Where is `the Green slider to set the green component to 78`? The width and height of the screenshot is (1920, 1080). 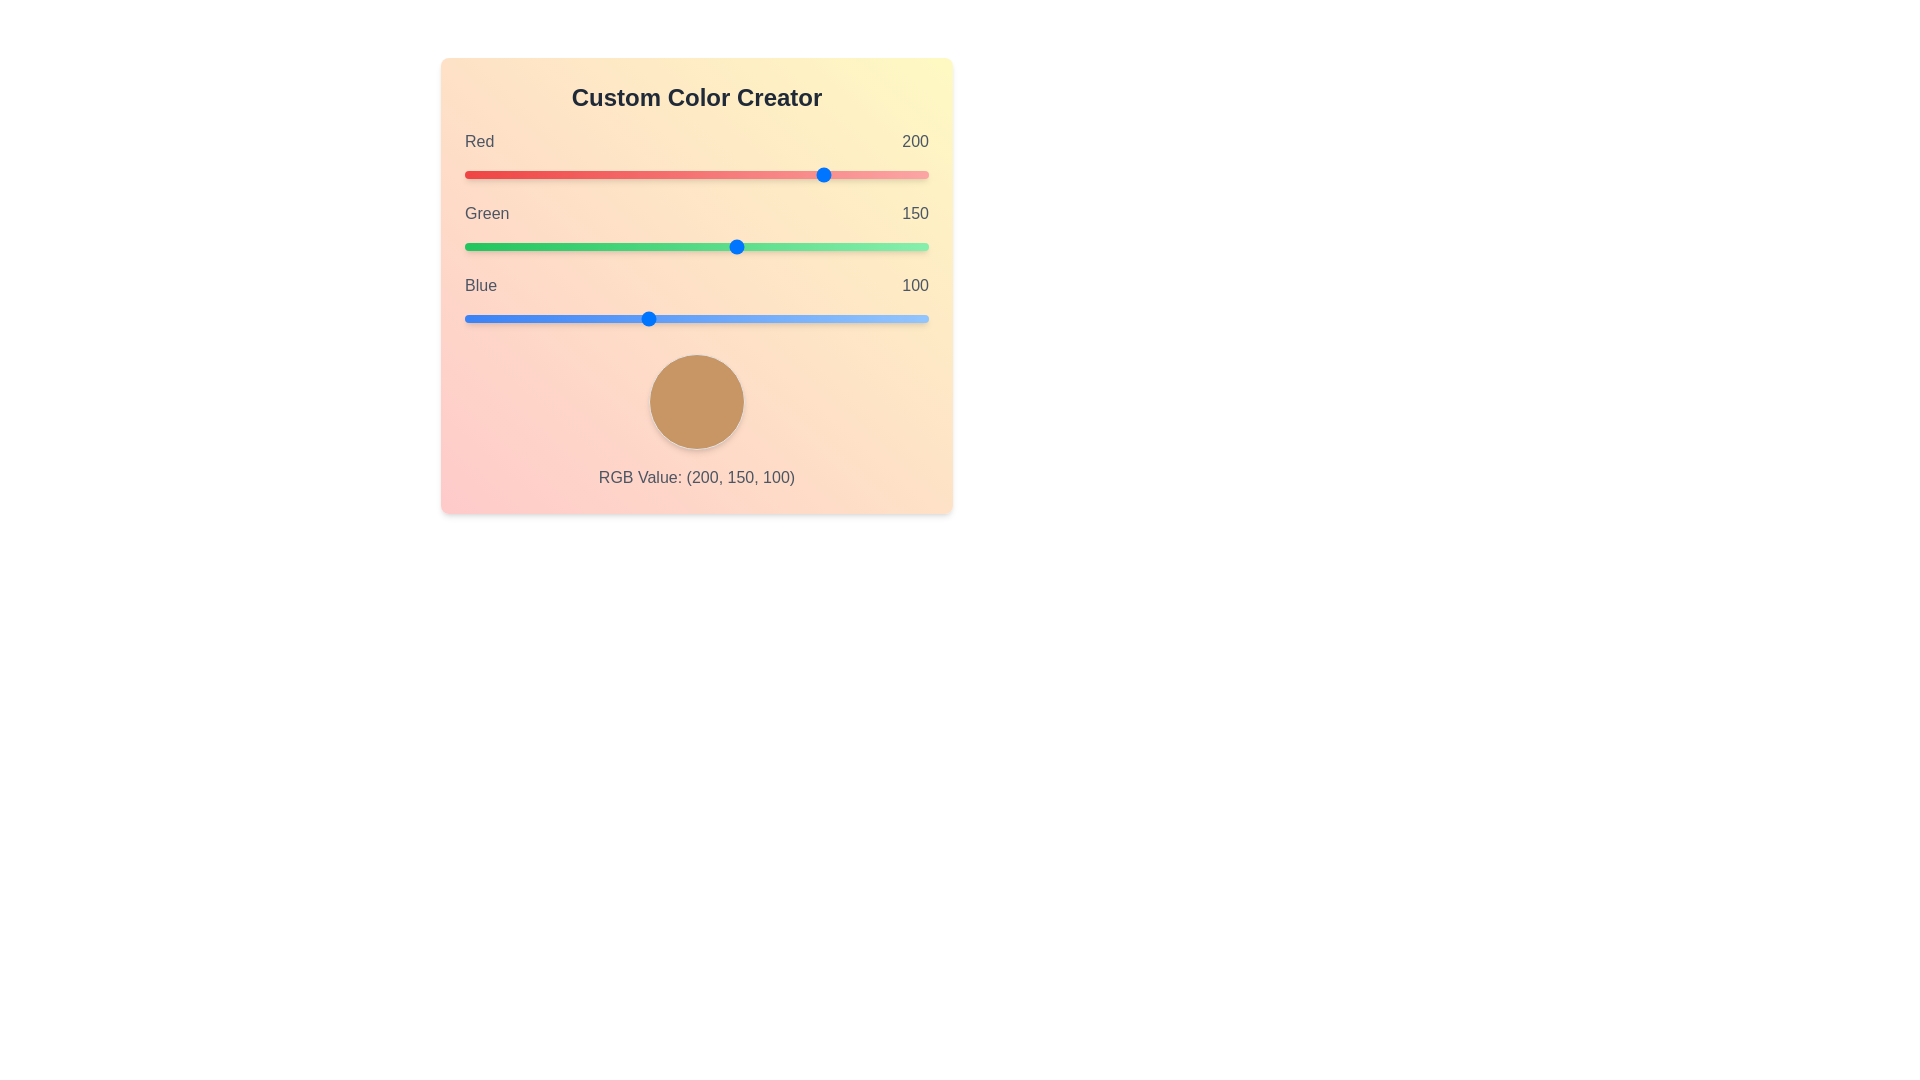 the Green slider to set the green component to 78 is located at coordinates (605, 245).